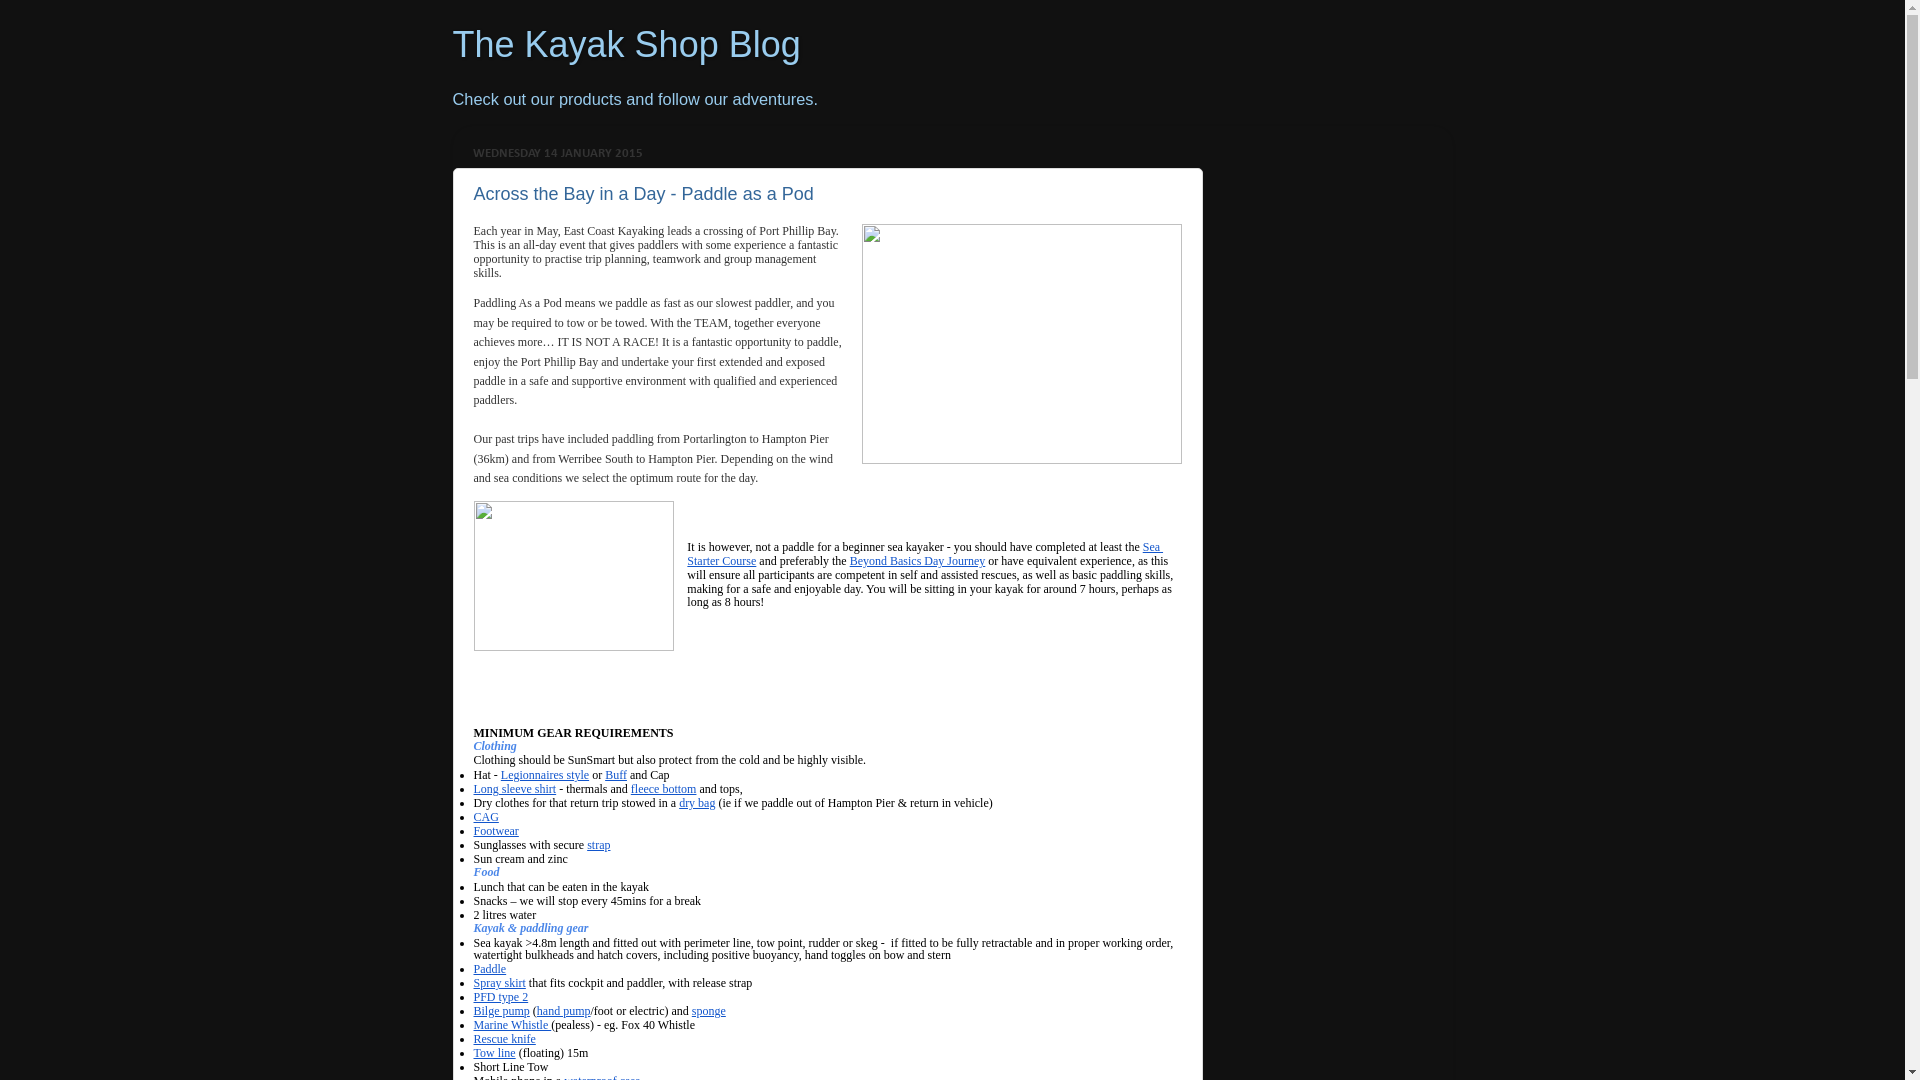 The image size is (1920, 1080). I want to click on 'hand pump', so click(562, 1010).